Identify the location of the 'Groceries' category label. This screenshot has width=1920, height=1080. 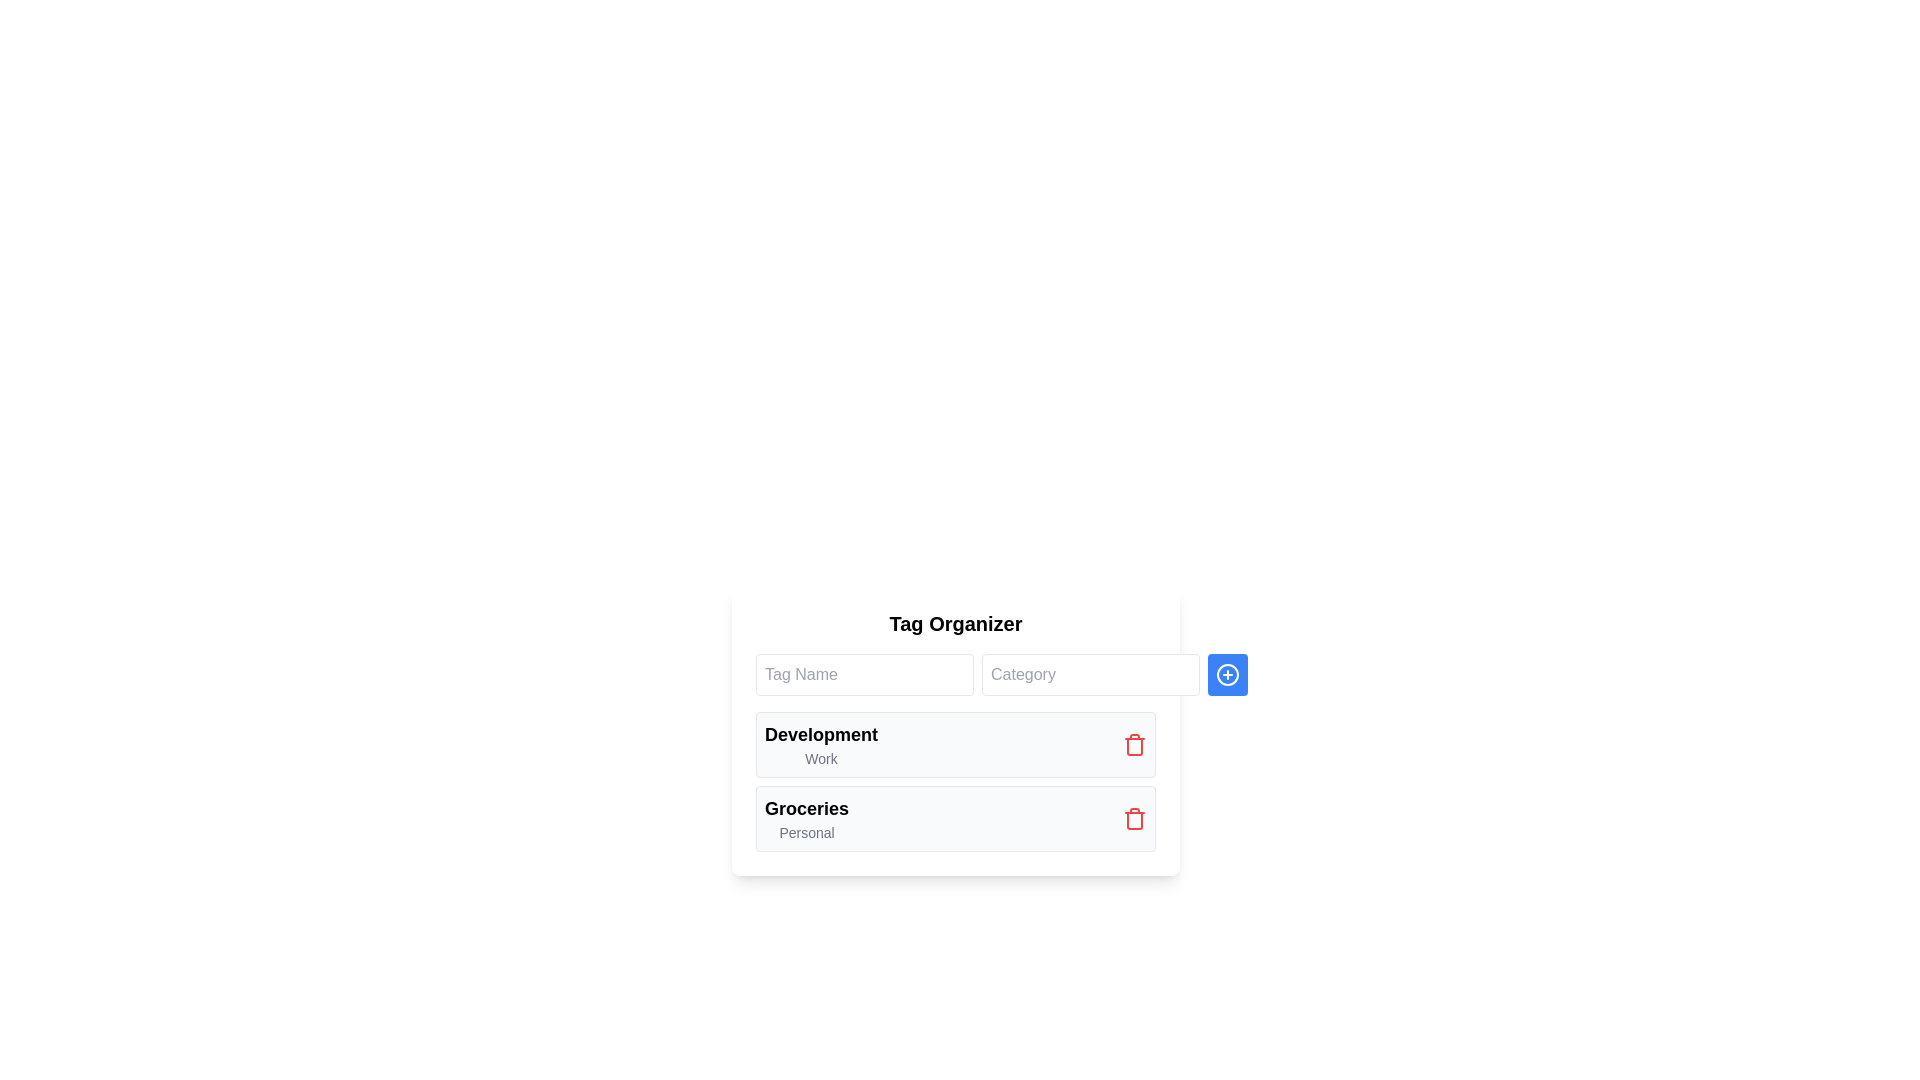
(806, 808).